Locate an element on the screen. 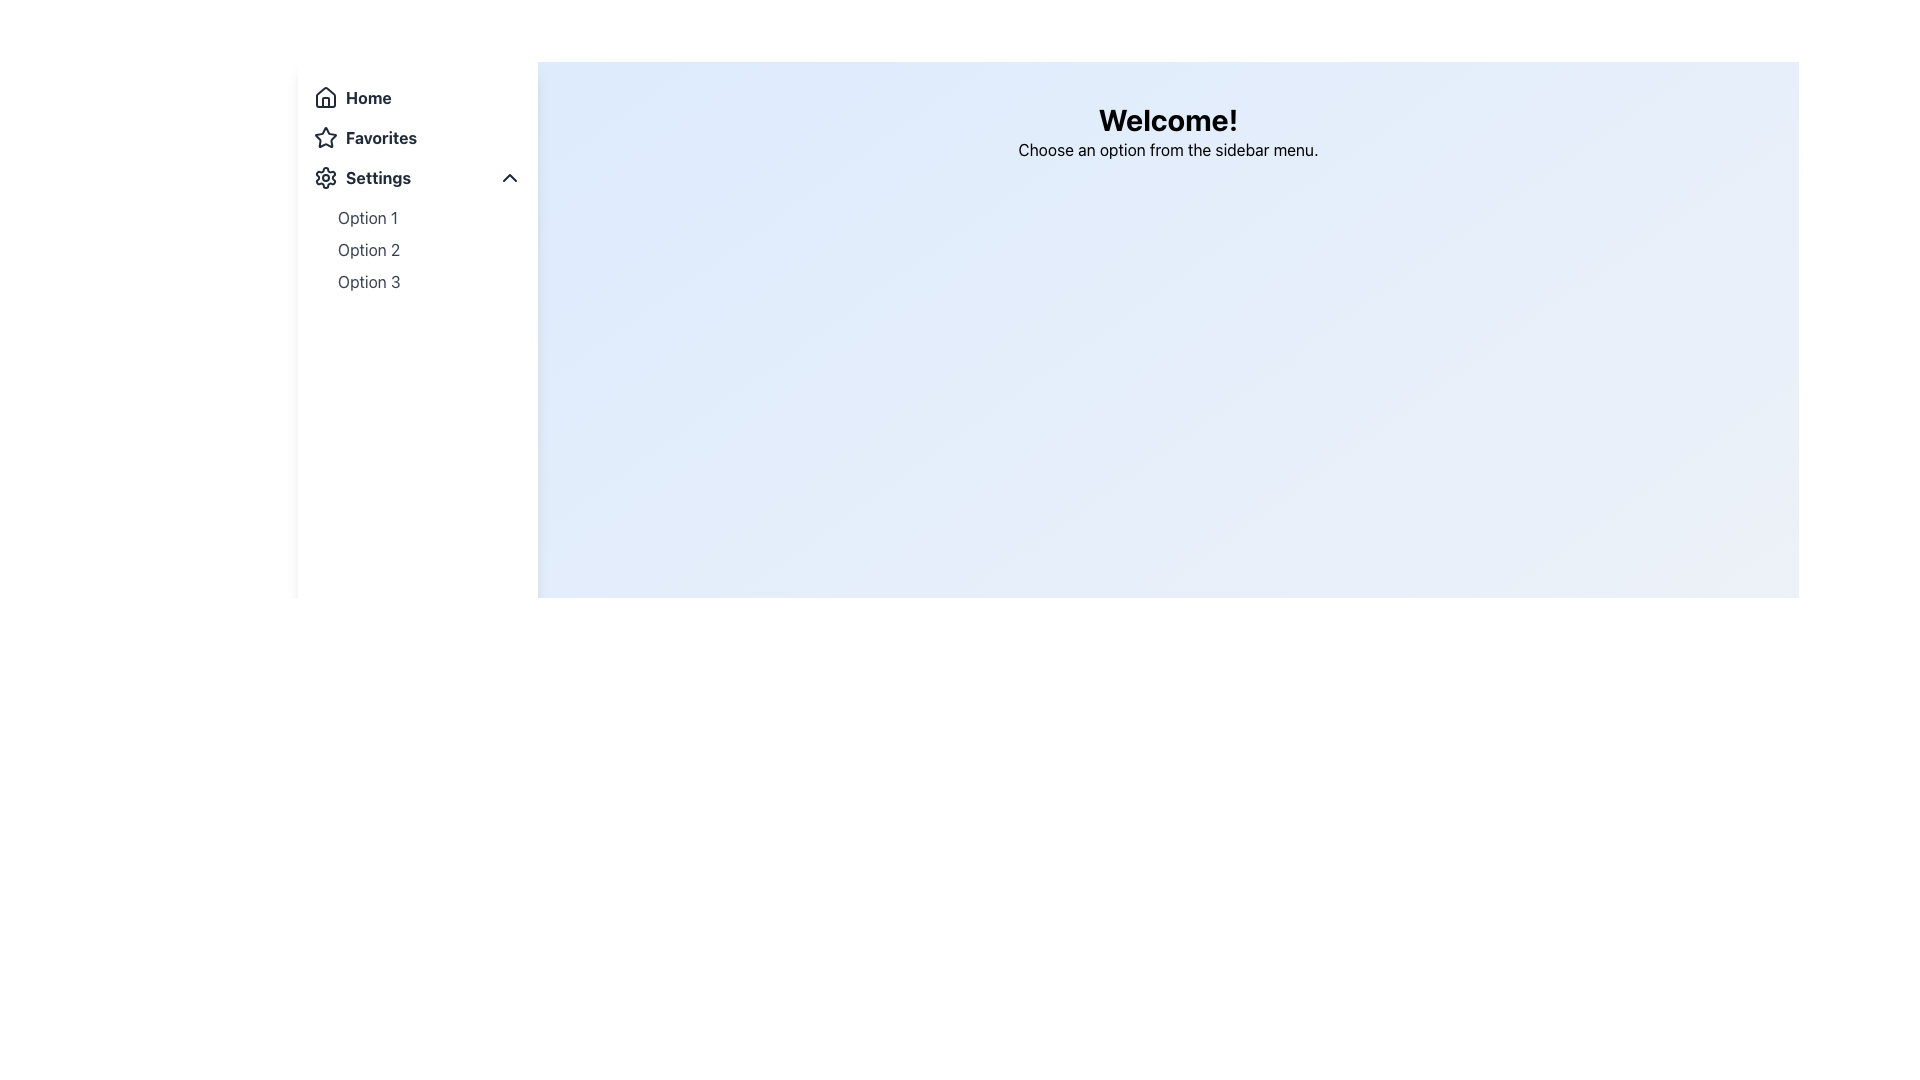 The width and height of the screenshot is (1920, 1080). the second entry labeled 'Option 2' in the settings menu is located at coordinates (369, 249).